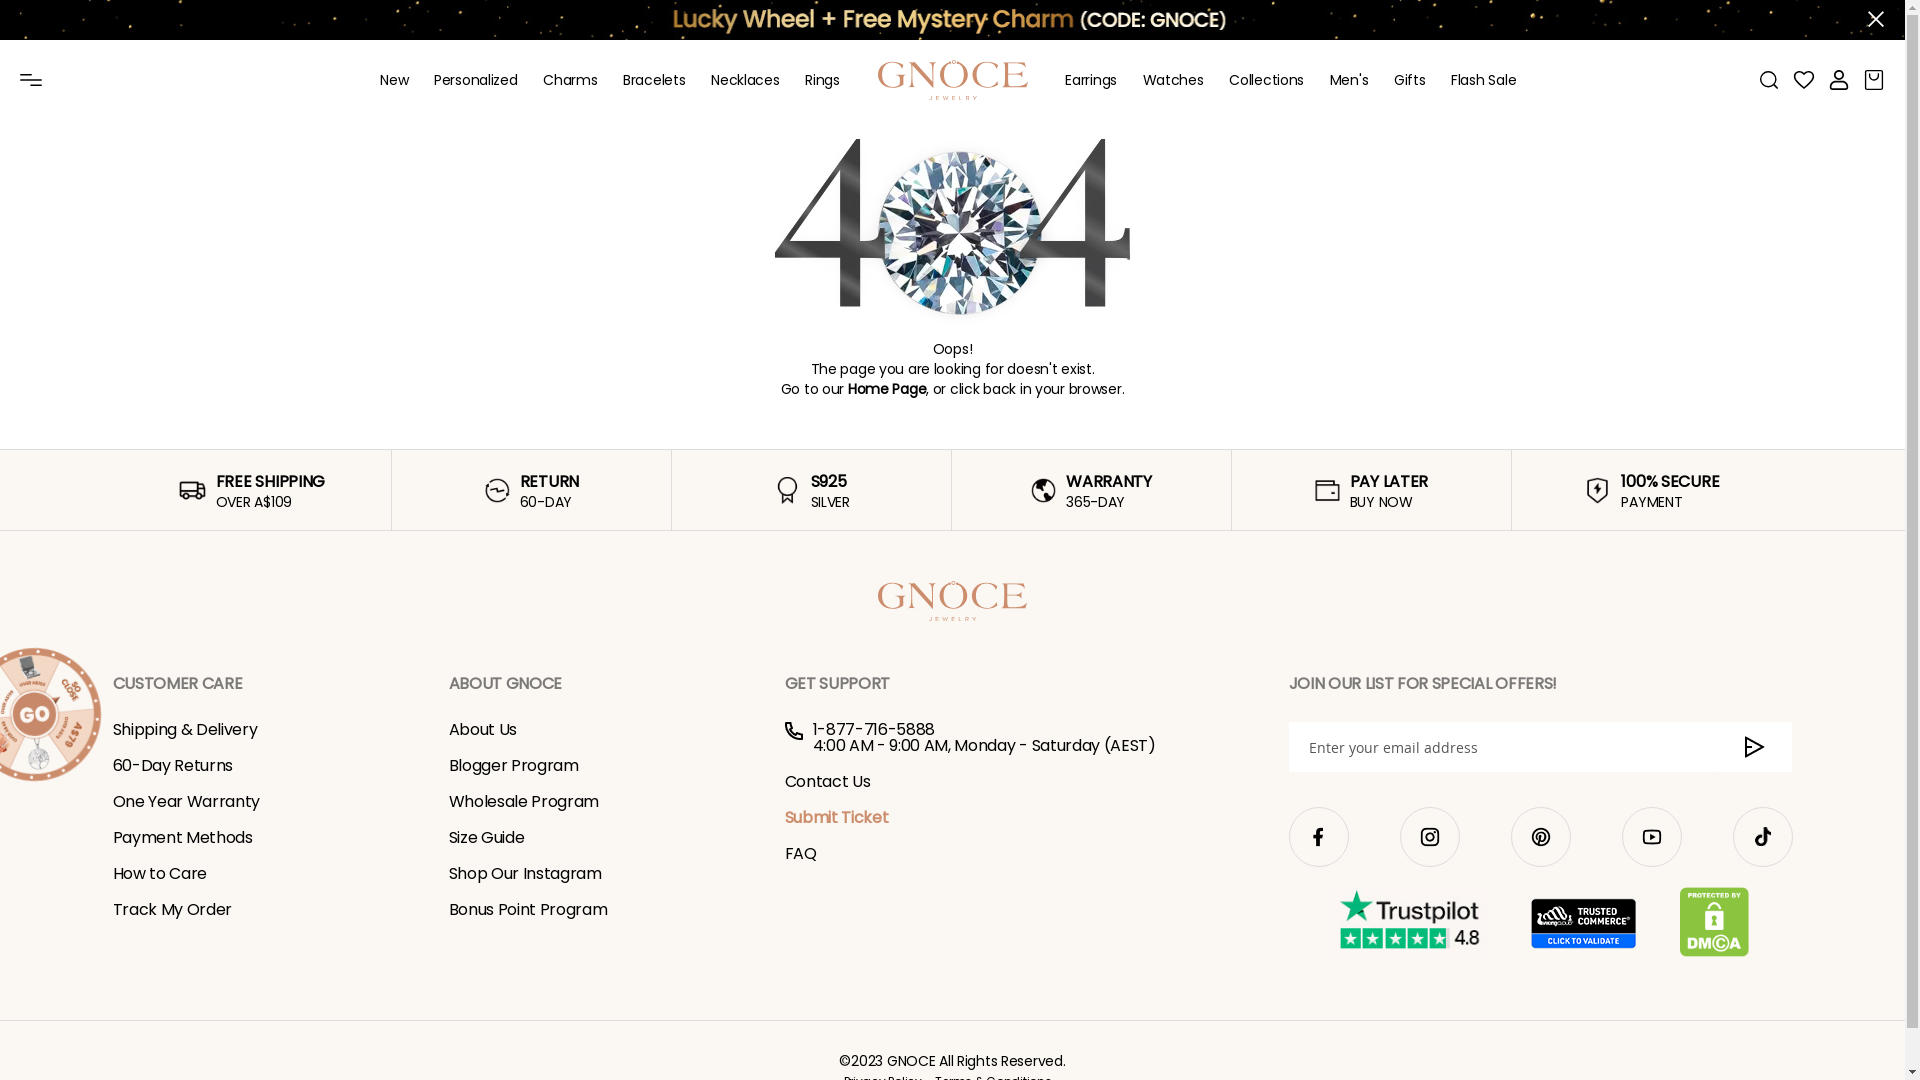  Describe the element at coordinates (110, 729) in the screenshot. I see `'Shipping & Delivery'` at that location.